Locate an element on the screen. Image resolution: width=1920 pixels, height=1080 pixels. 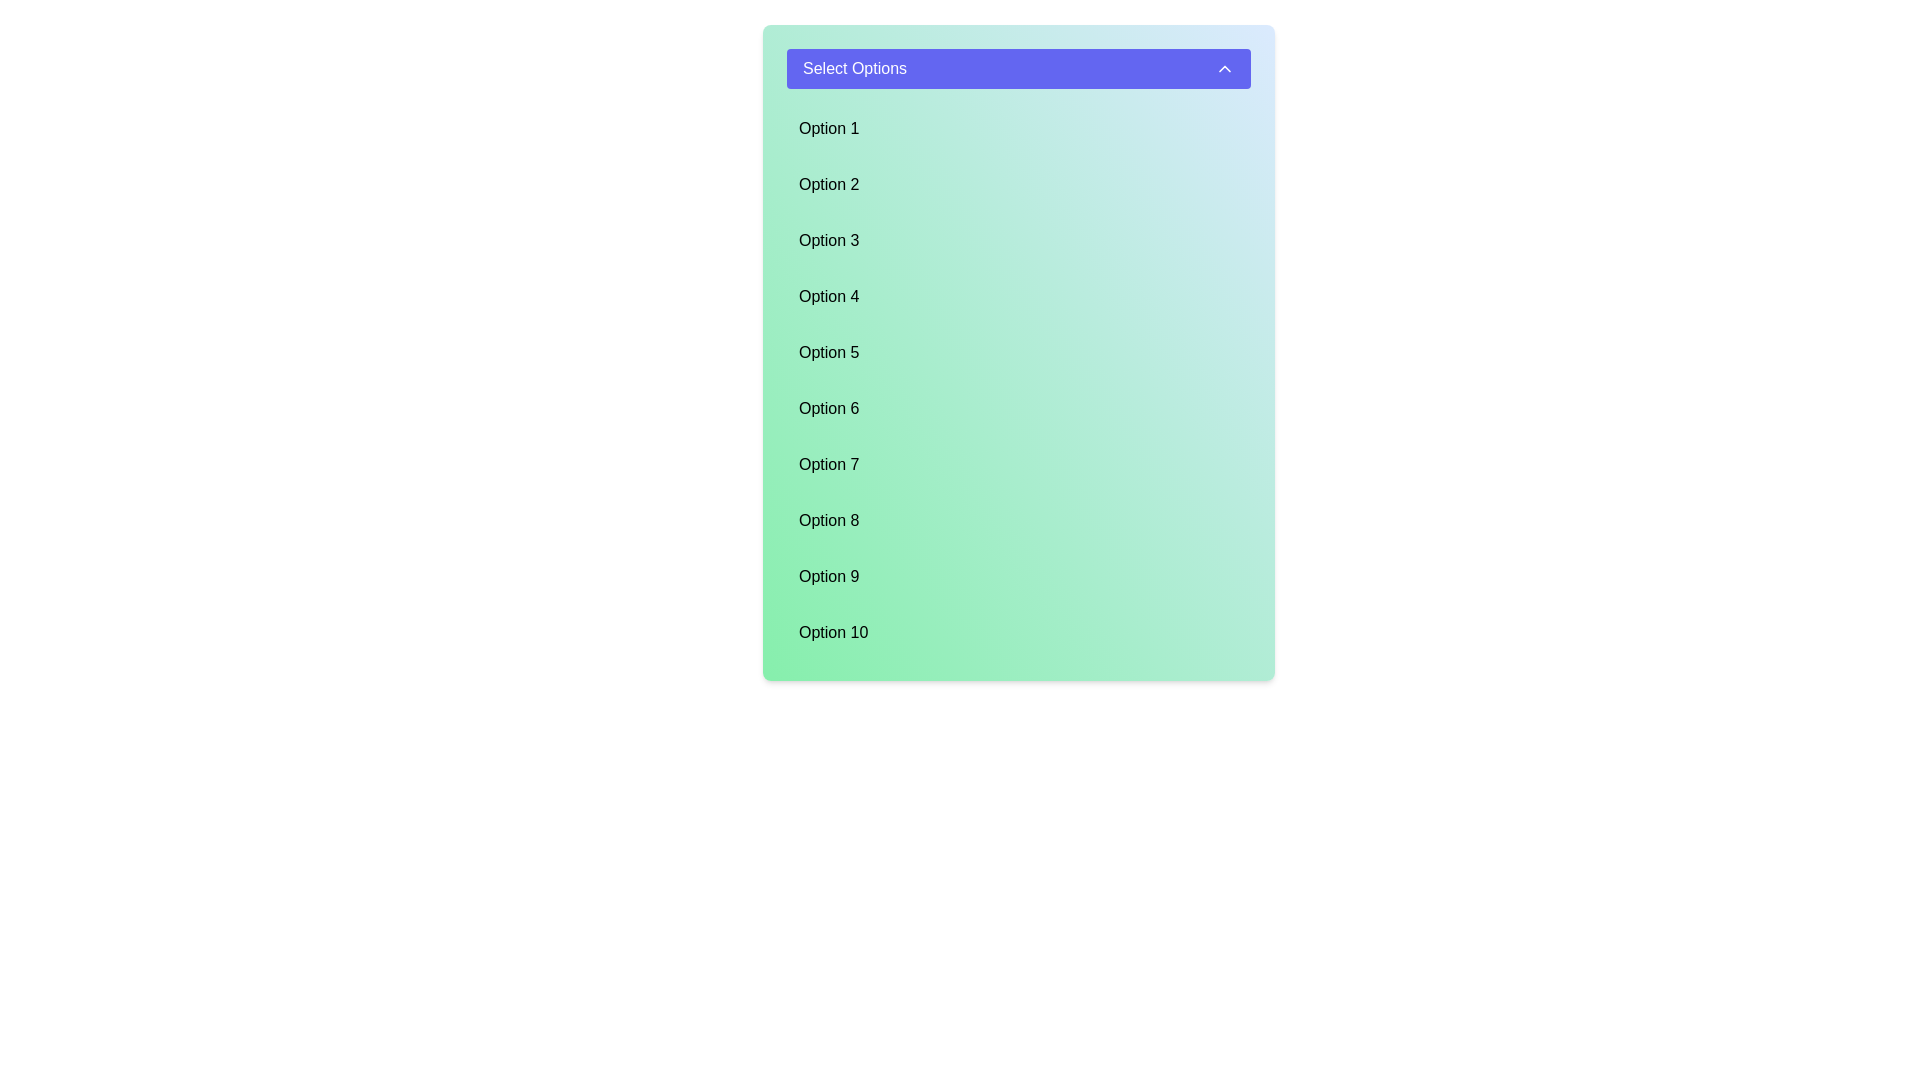
the 'Option 7' text label in the dropdown list, which is the seventh item in a vertical arrangement is located at coordinates (829, 465).